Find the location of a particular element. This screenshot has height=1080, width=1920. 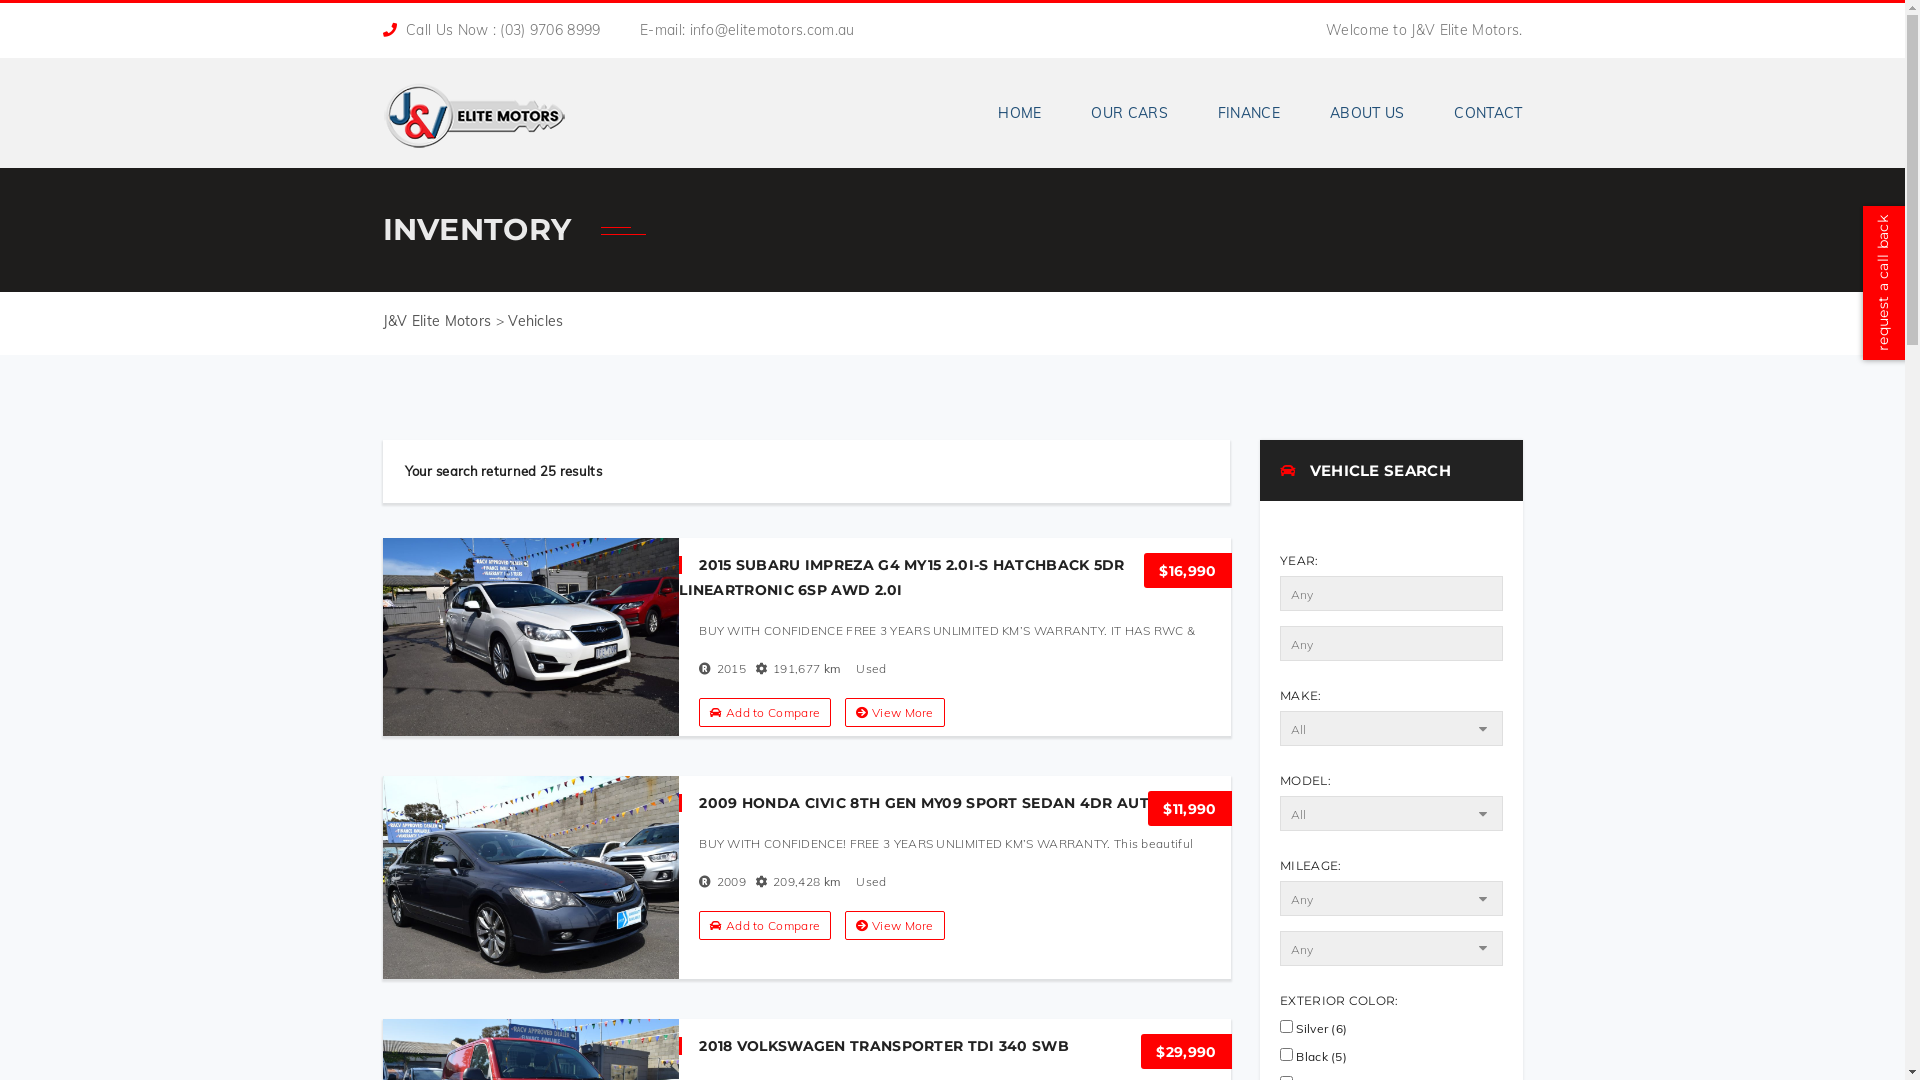

'ABOUT US' is located at coordinates (1366, 112).